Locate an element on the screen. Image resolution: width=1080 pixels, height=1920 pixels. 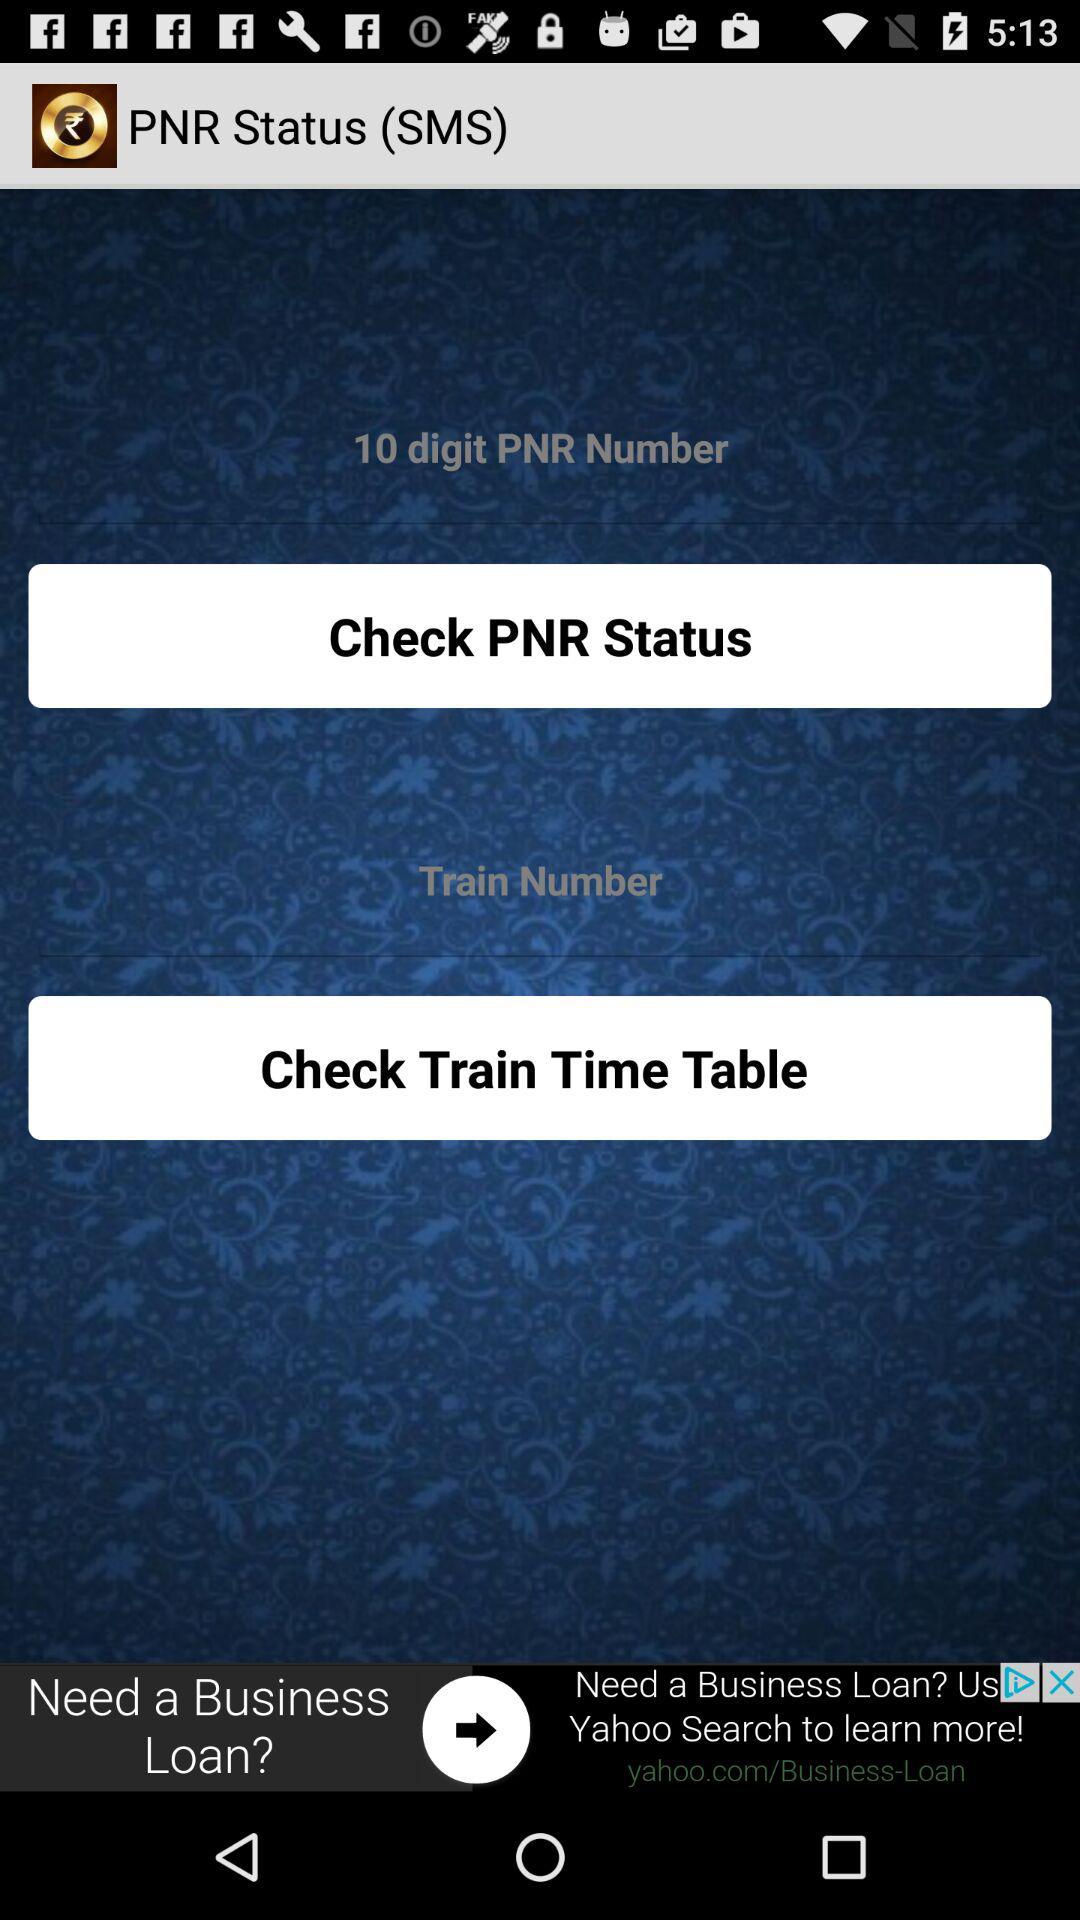
advertisement is located at coordinates (540, 1727).